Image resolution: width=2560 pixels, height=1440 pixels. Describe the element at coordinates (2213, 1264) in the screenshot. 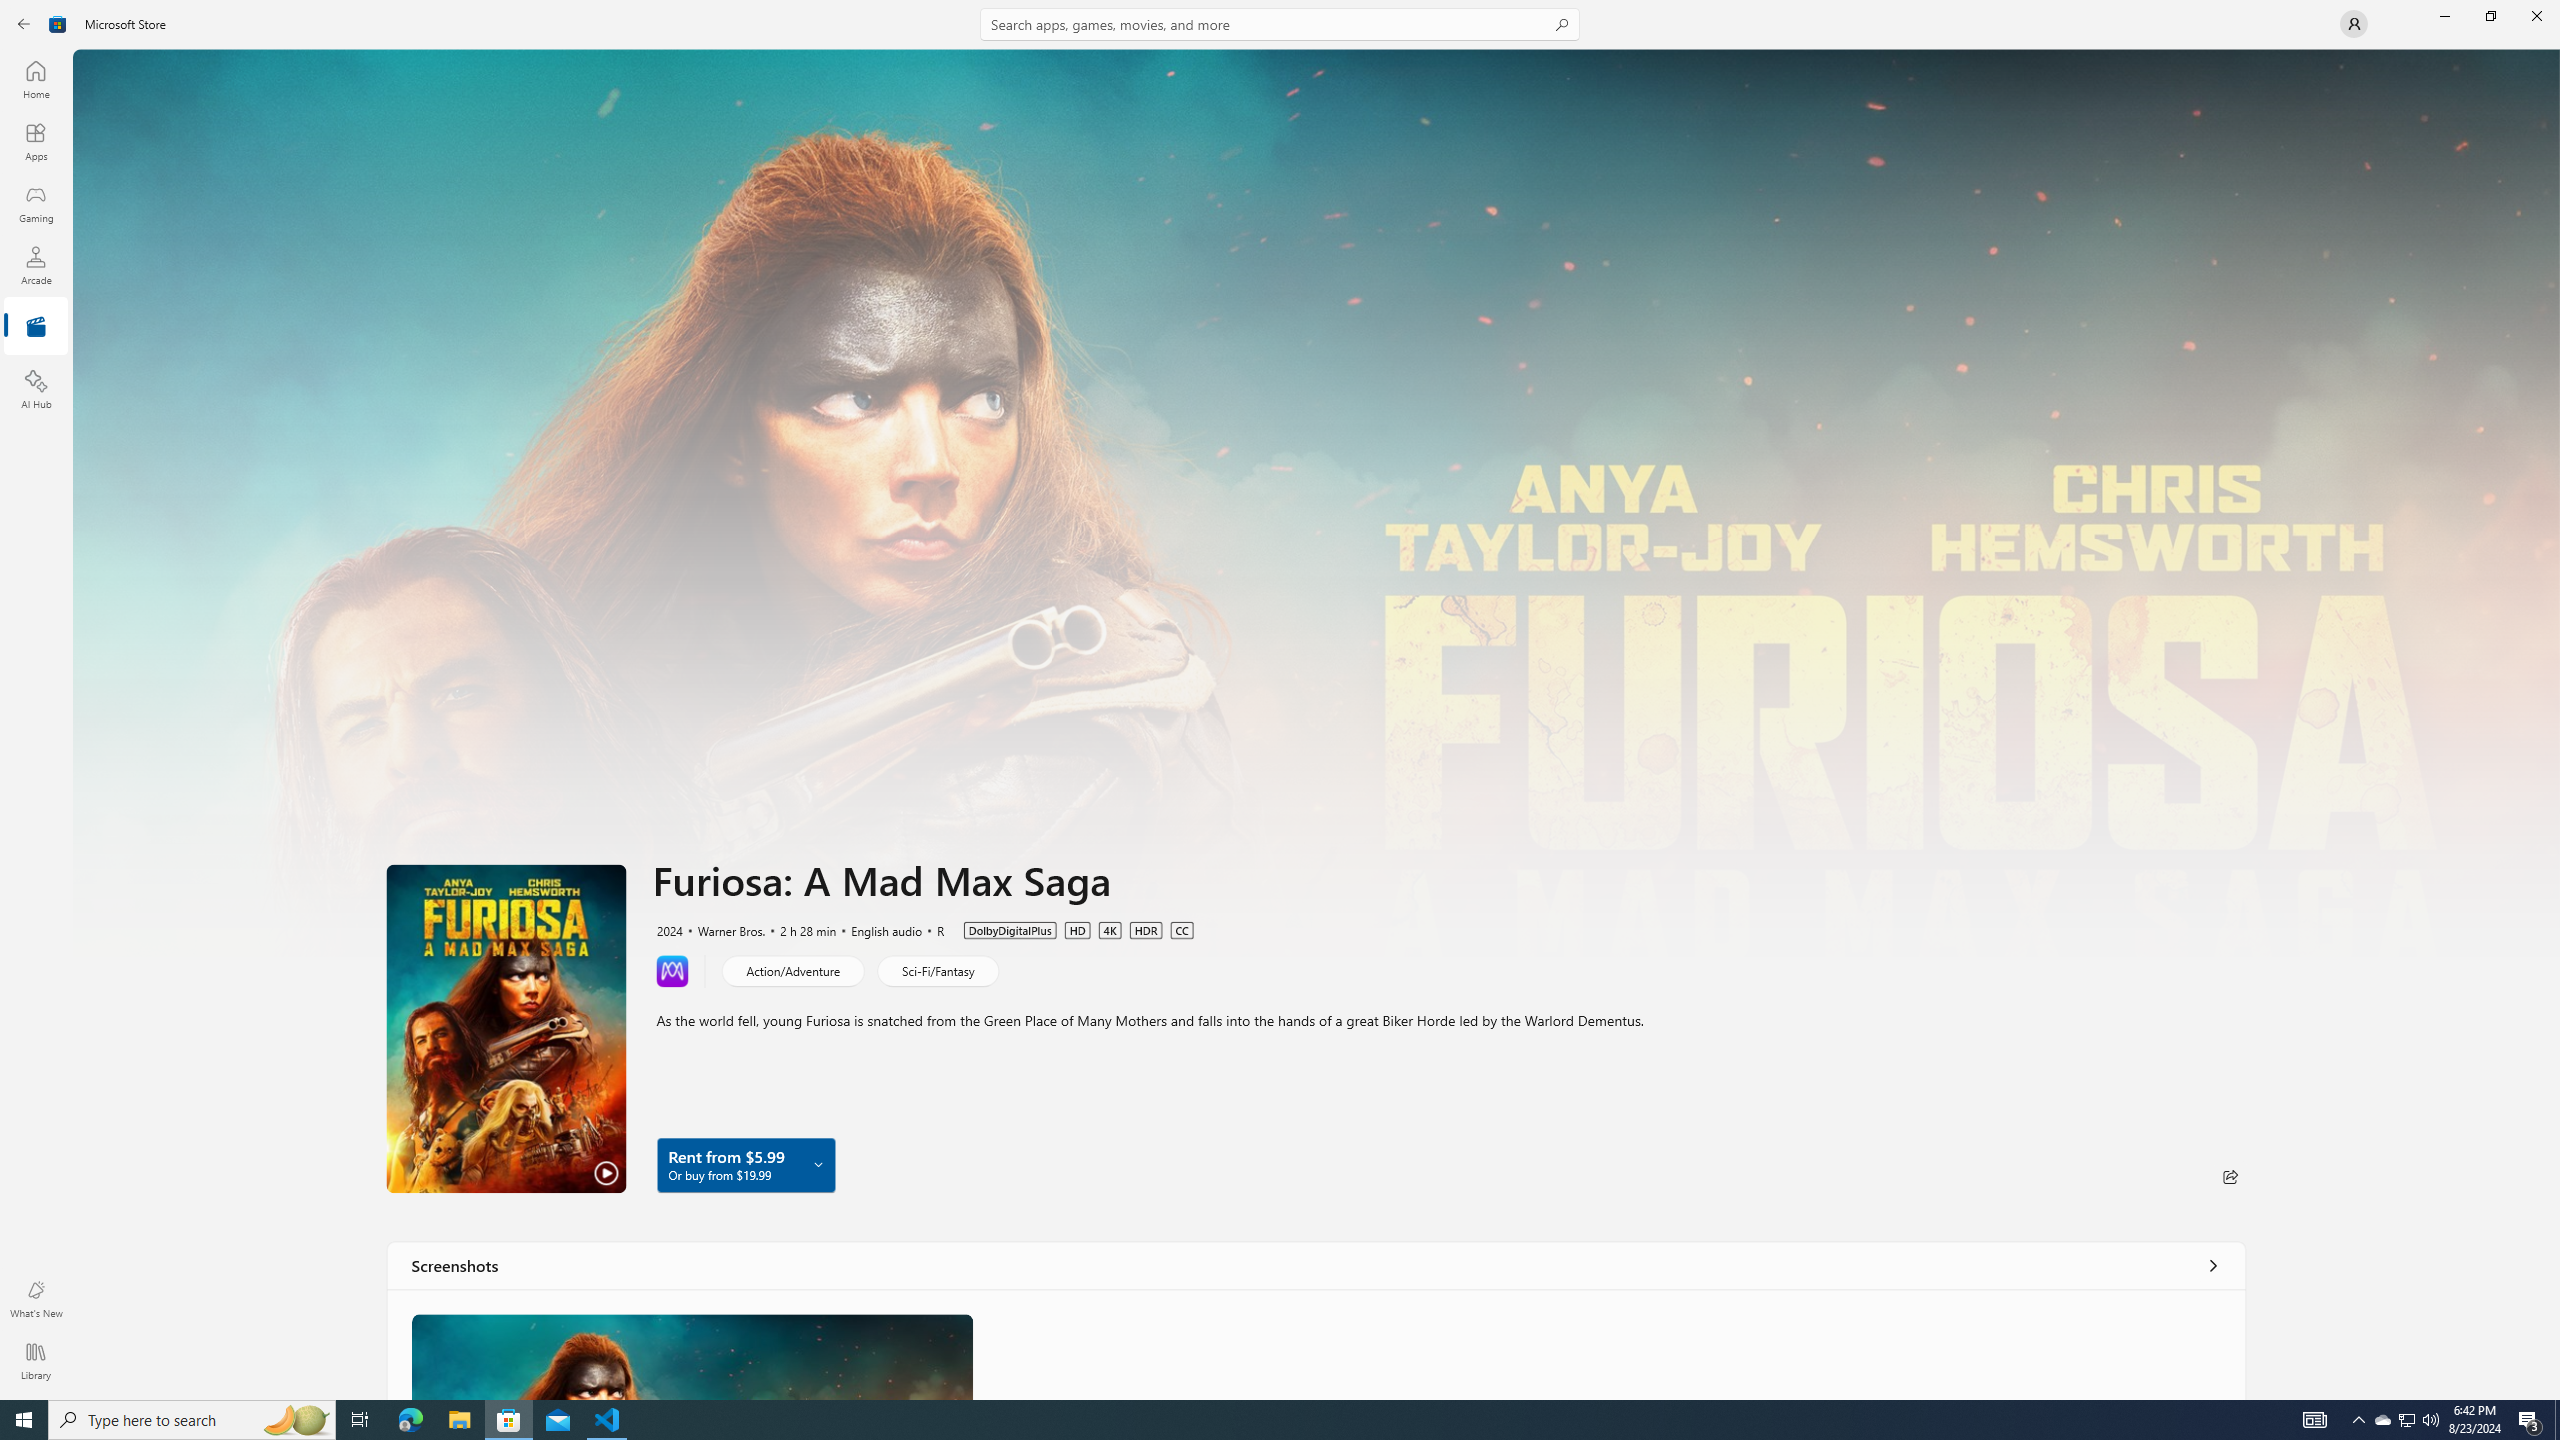

I see `'See all'` at that location.